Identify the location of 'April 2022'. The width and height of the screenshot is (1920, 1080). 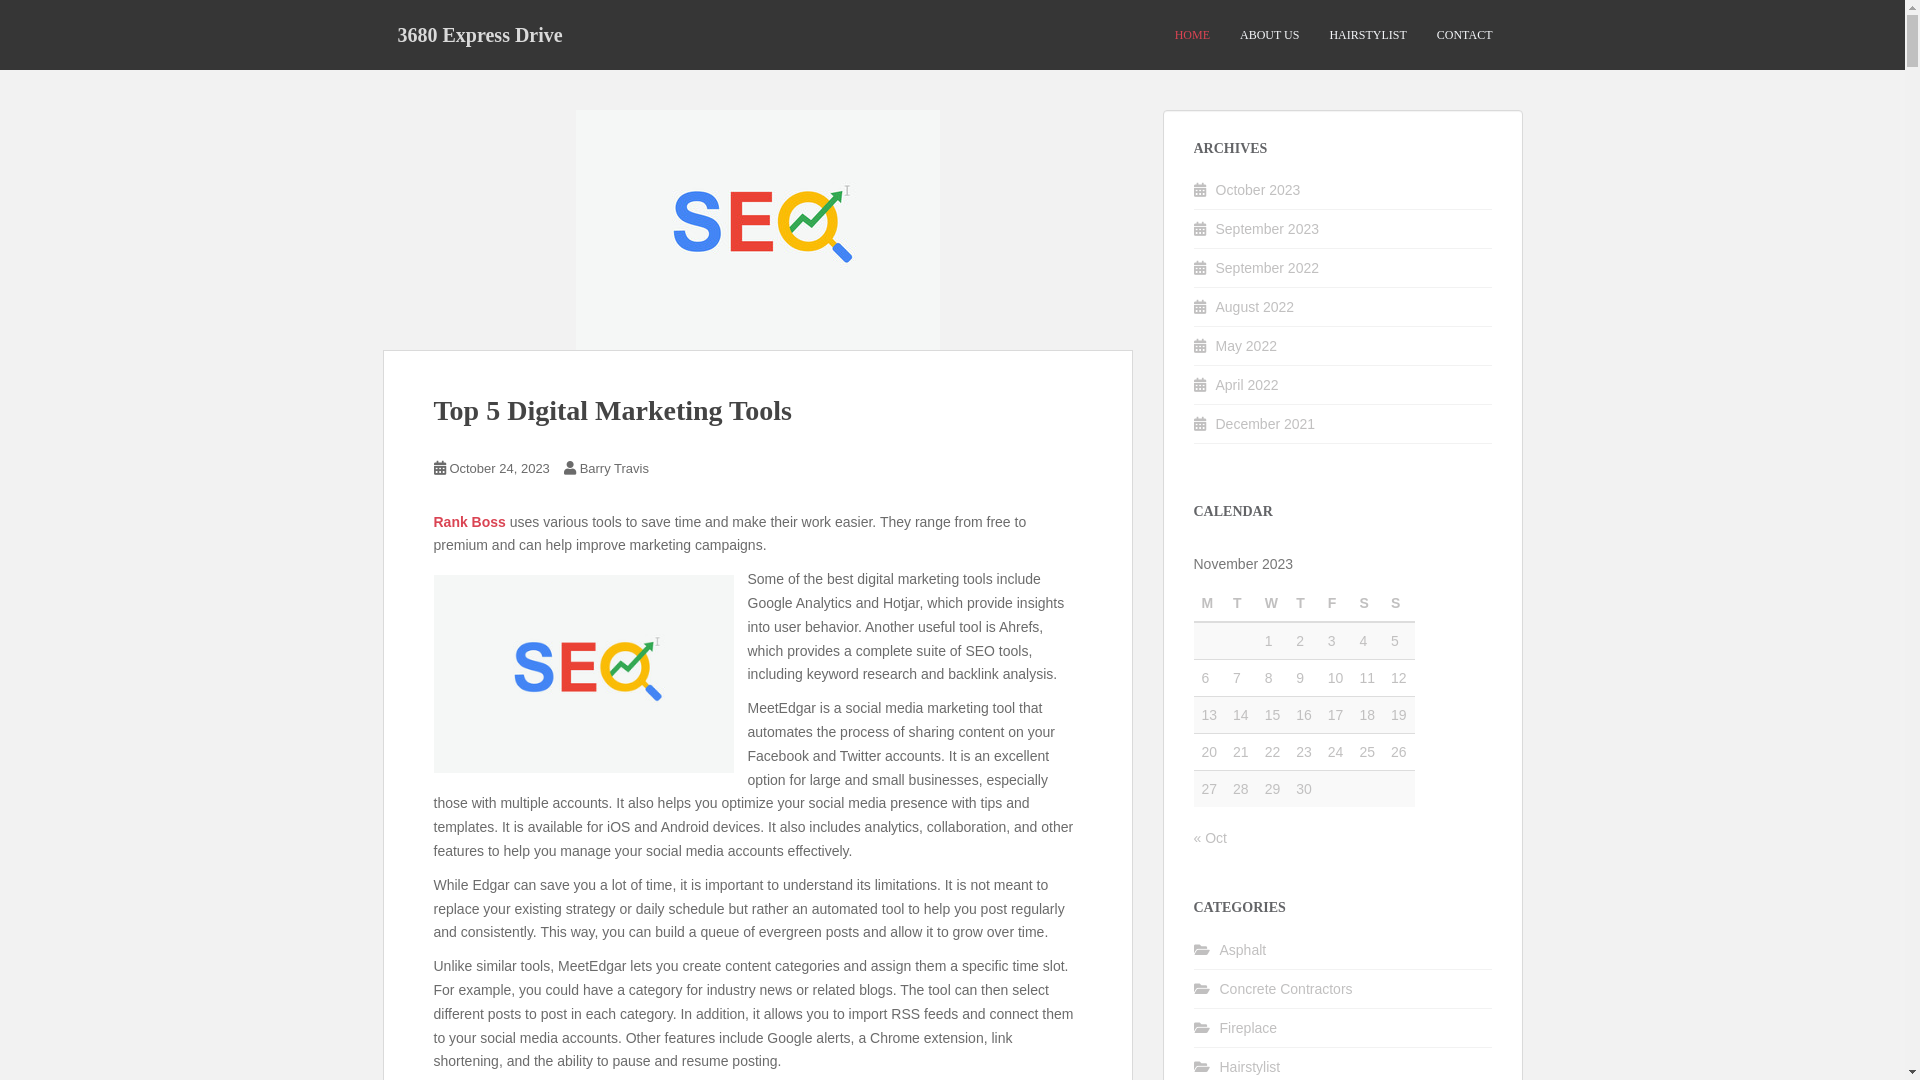
(1246, 385).